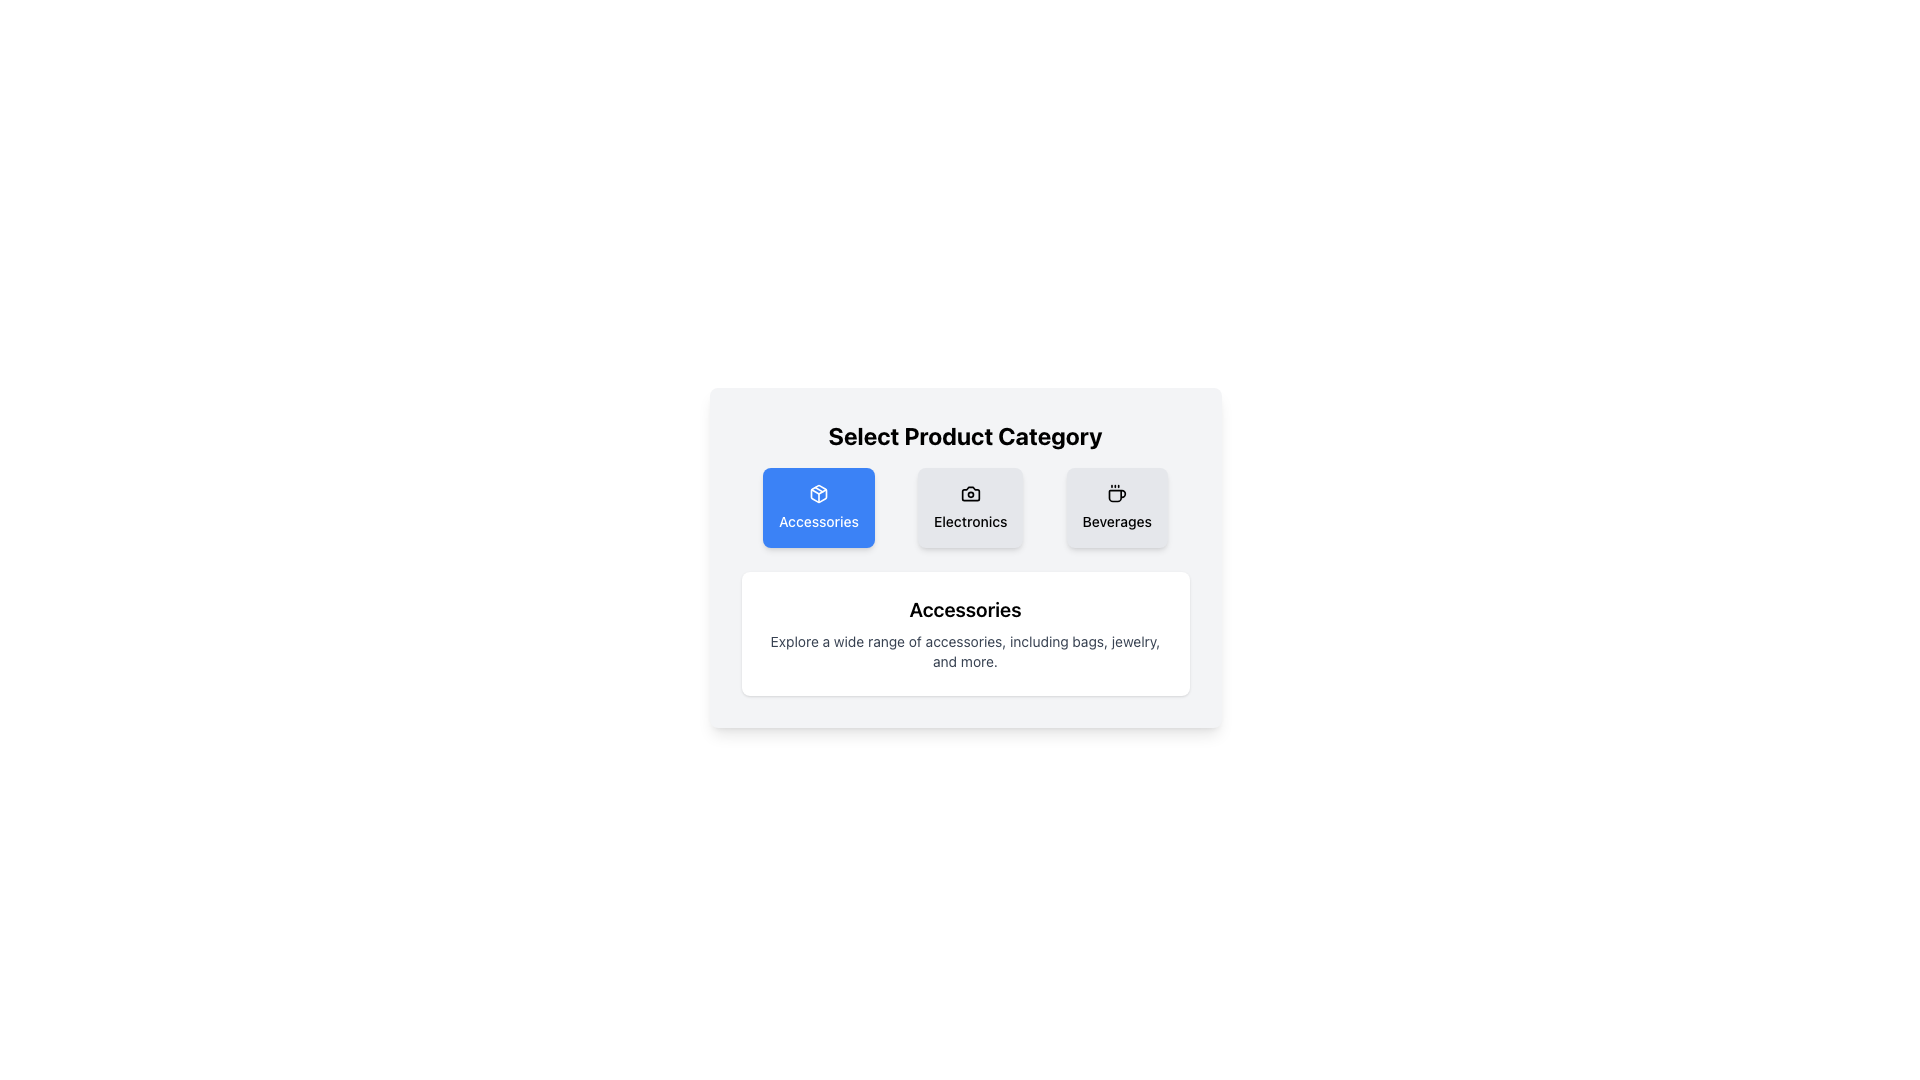 The width and height of the screenshot is (1920, 1080). I want to click on the 'Accessories' text header which serves as a title indicating the category of products, so click(965, 608).